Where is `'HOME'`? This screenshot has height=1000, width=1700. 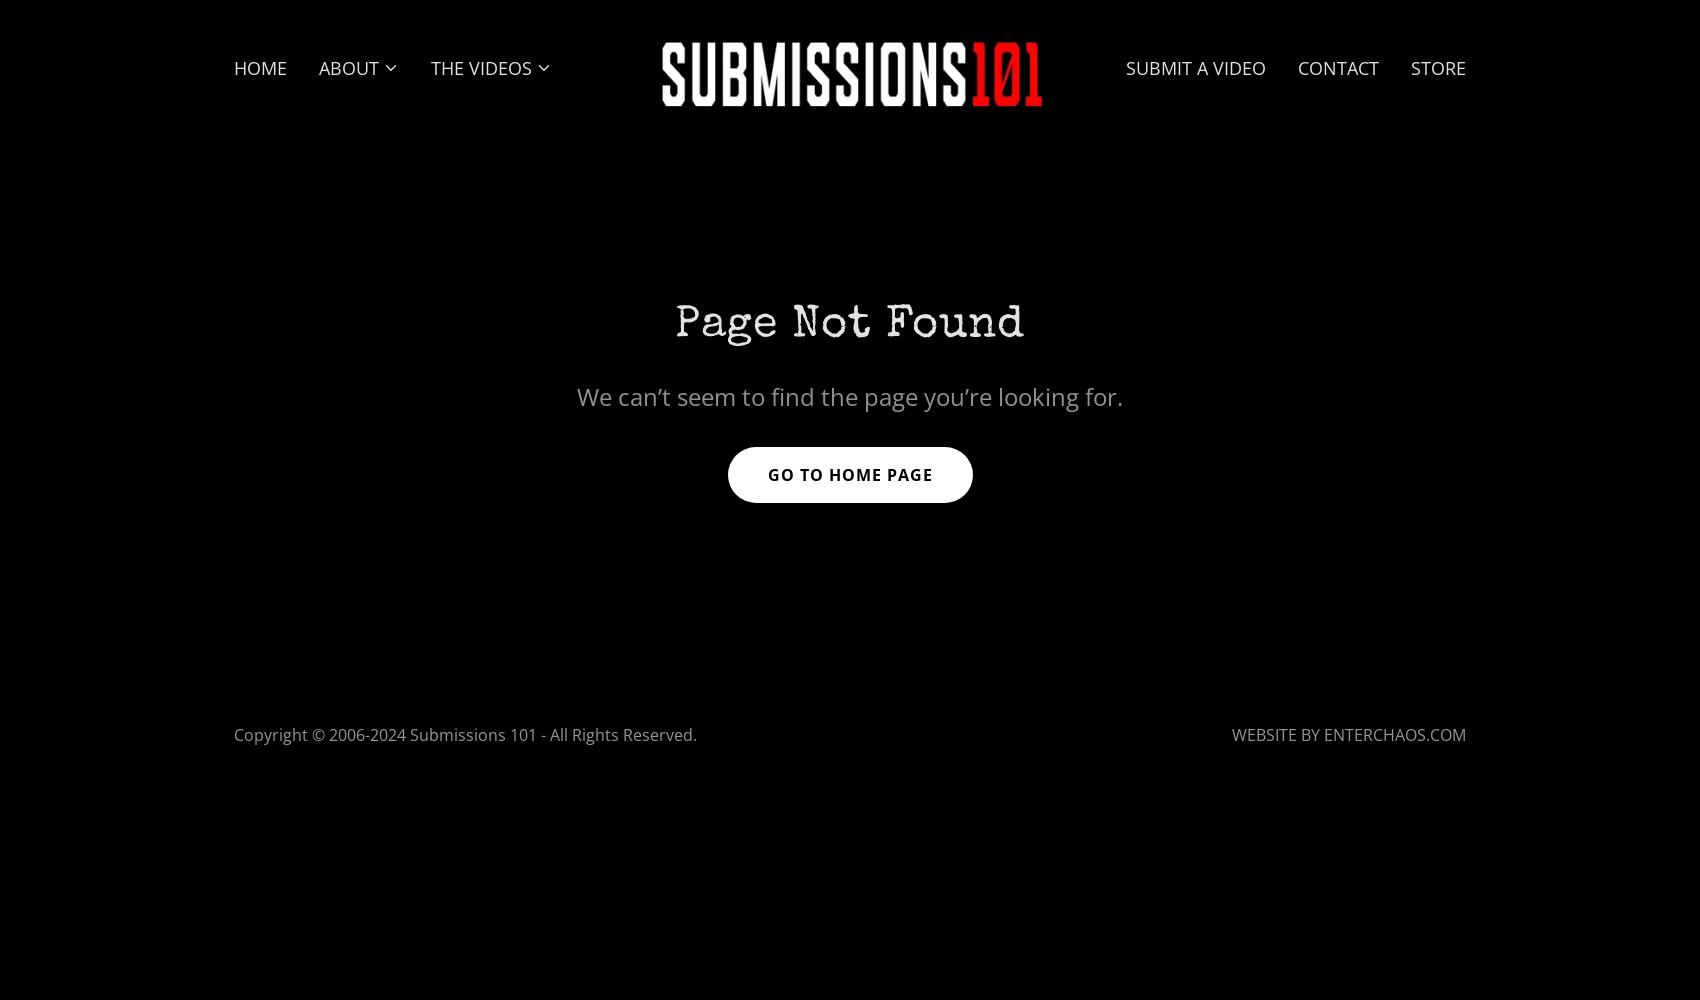 'HOME' is located at coordinates (260, 66).